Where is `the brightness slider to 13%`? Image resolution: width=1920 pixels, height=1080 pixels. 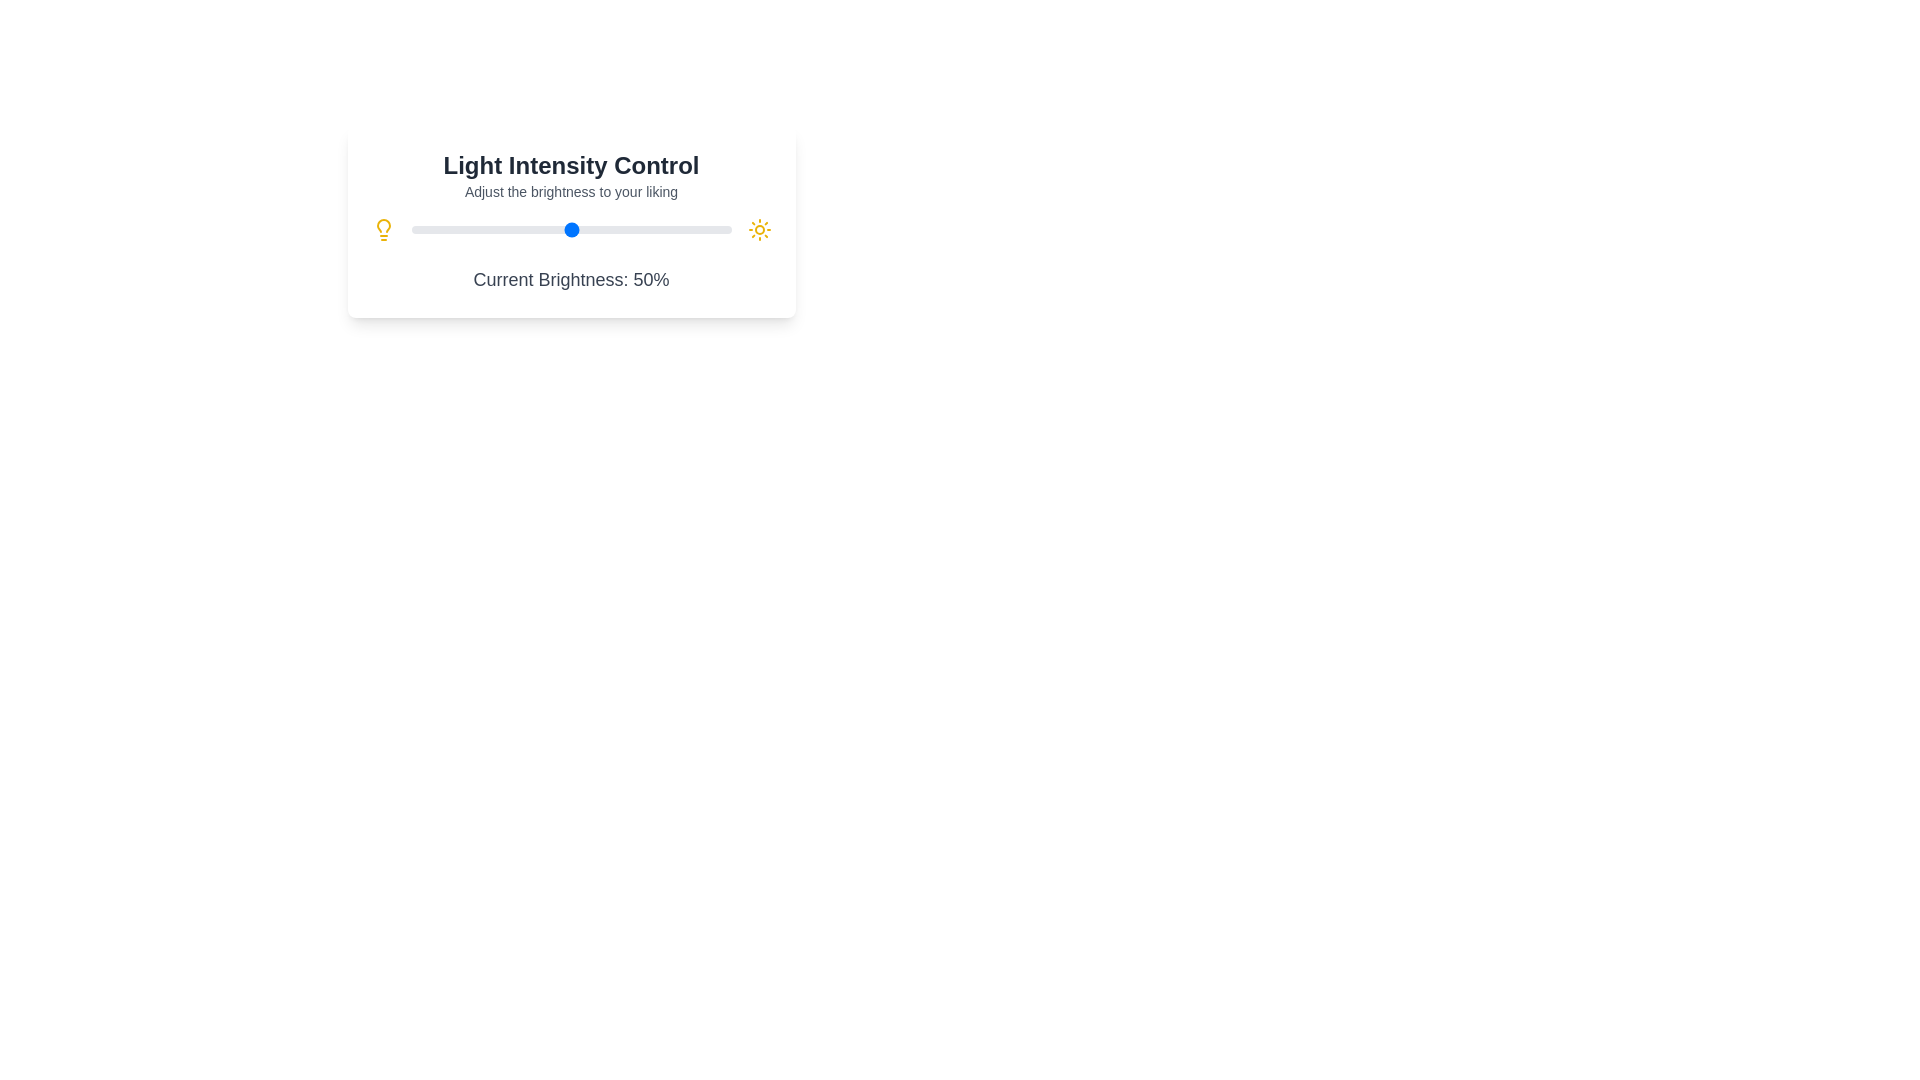
the brightness slider to 13% is located at coordinates (452, 229).